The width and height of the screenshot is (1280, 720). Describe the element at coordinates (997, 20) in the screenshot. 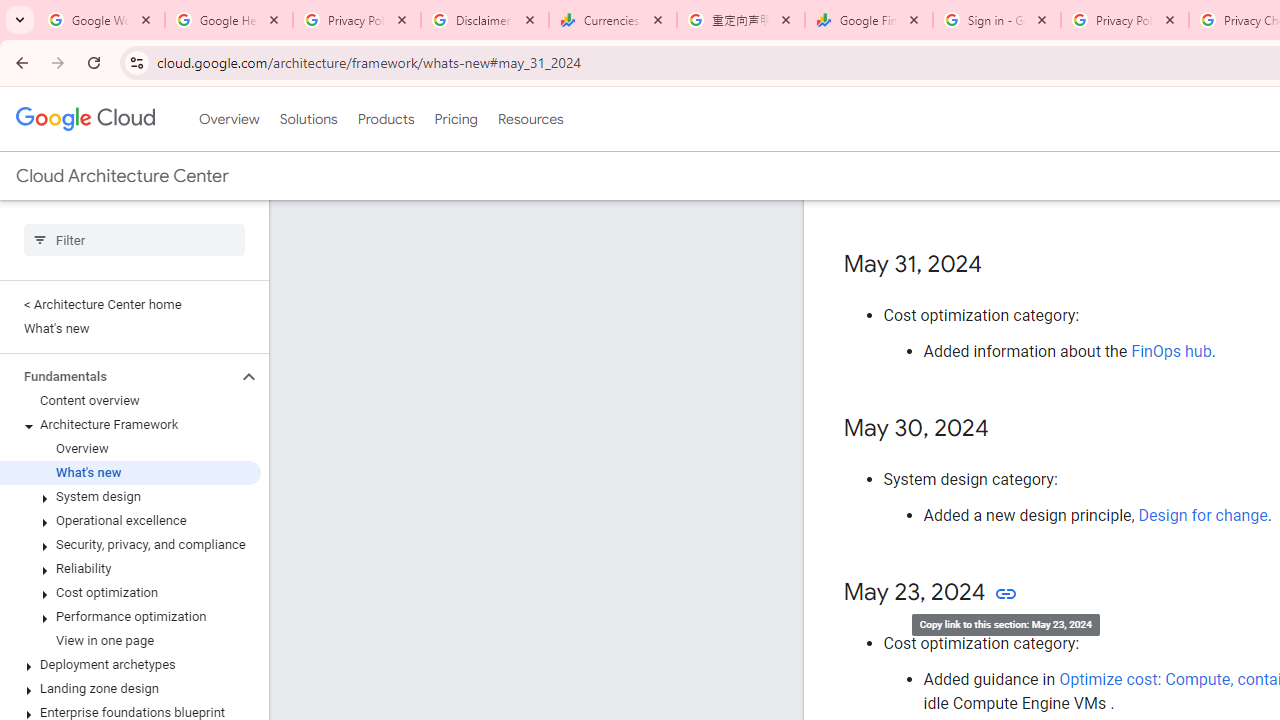

I see `'Sign in - Google Accounts'` at that location.